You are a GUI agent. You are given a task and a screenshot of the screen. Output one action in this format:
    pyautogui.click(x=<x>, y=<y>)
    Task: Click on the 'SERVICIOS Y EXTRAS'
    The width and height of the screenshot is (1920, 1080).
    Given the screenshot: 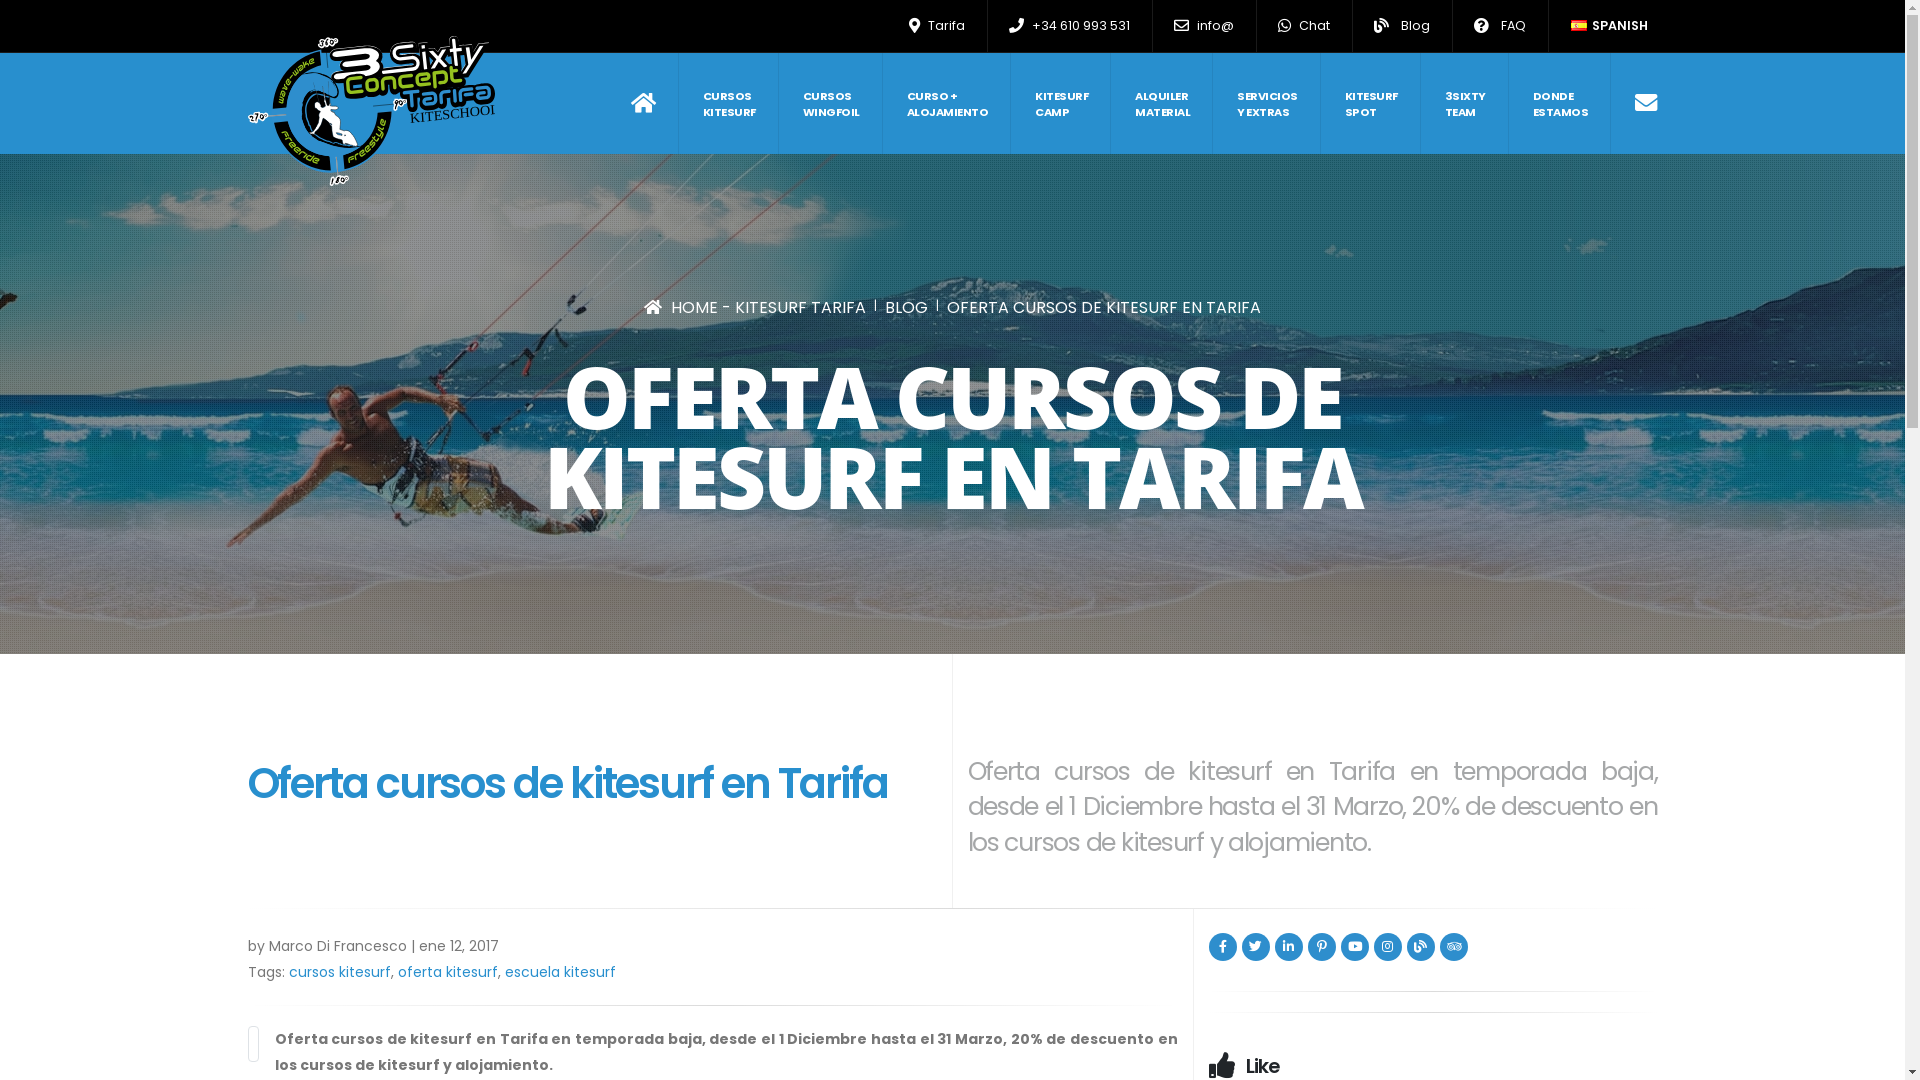 What is the action you would take?
    pyautogui.click(x=1266, y=103)
    